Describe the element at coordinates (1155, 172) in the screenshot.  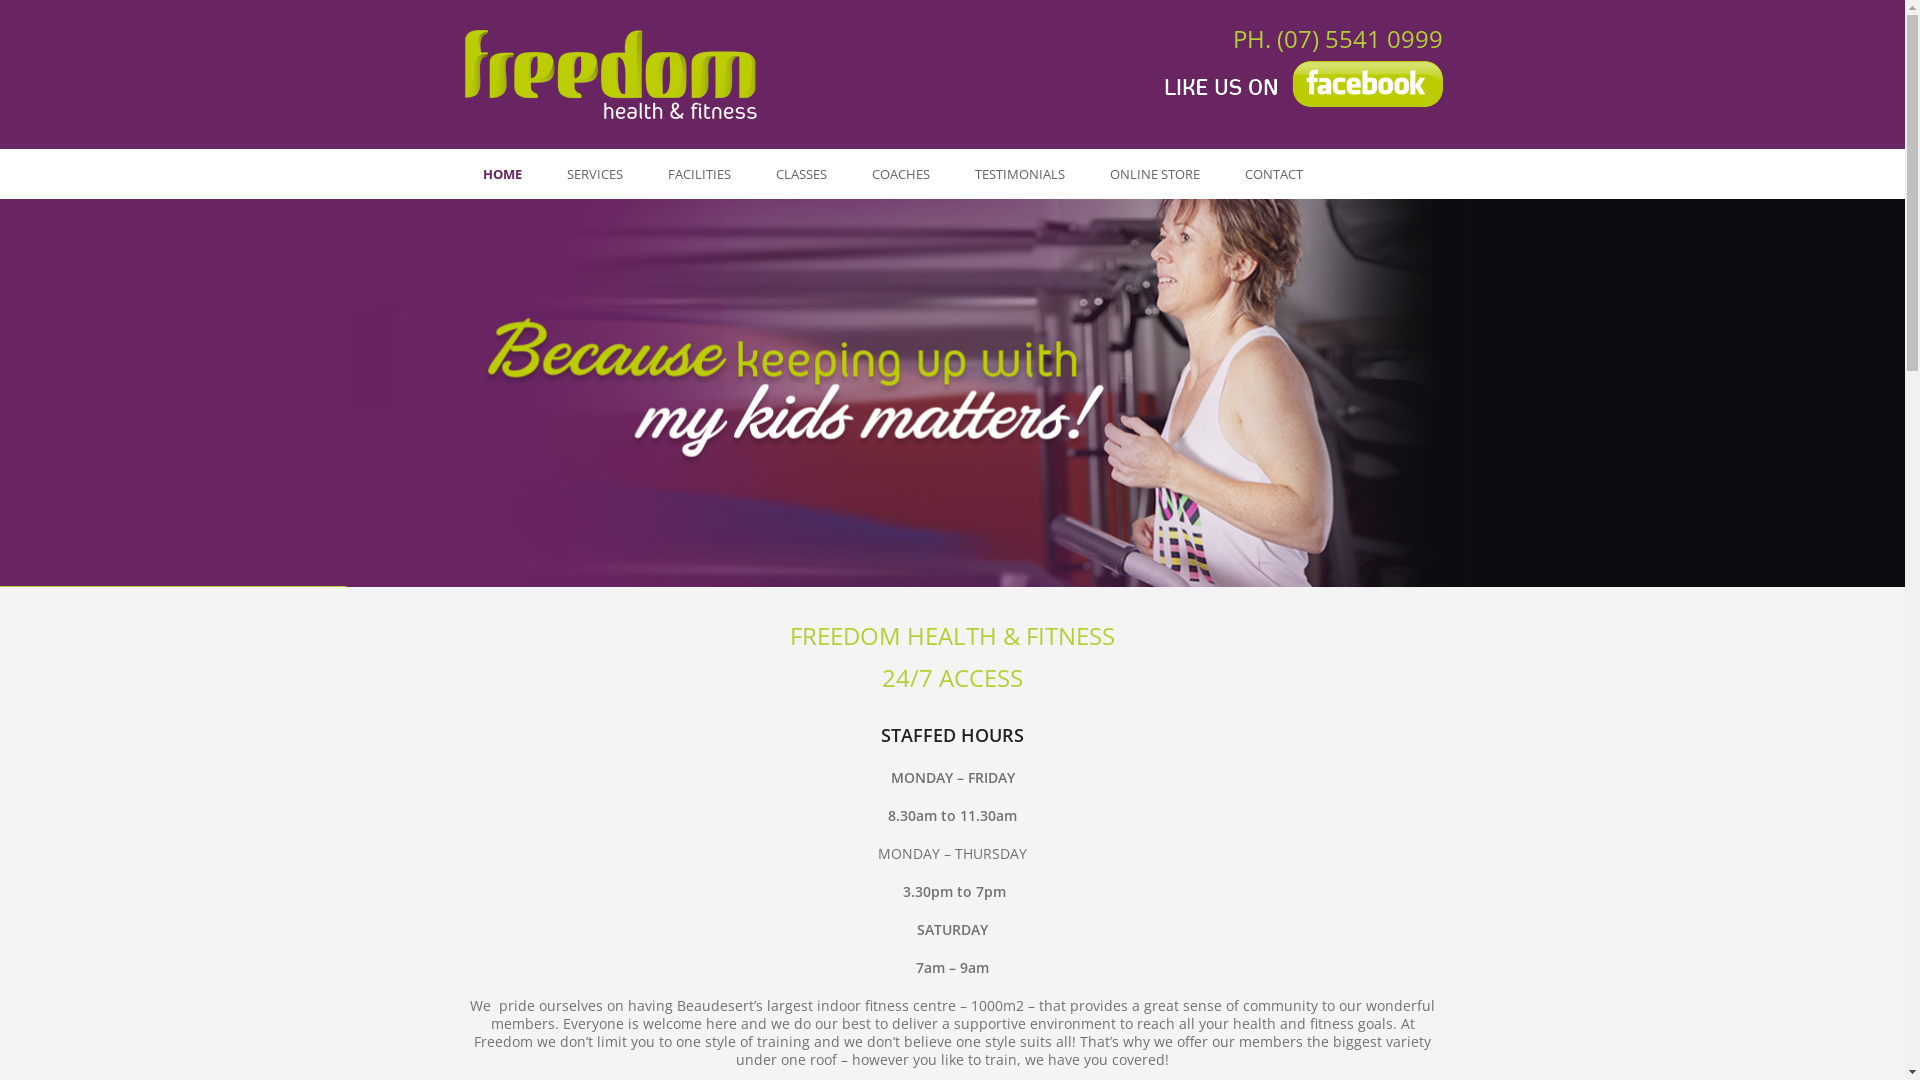
I see `'ONLINE STORE'` at that location.